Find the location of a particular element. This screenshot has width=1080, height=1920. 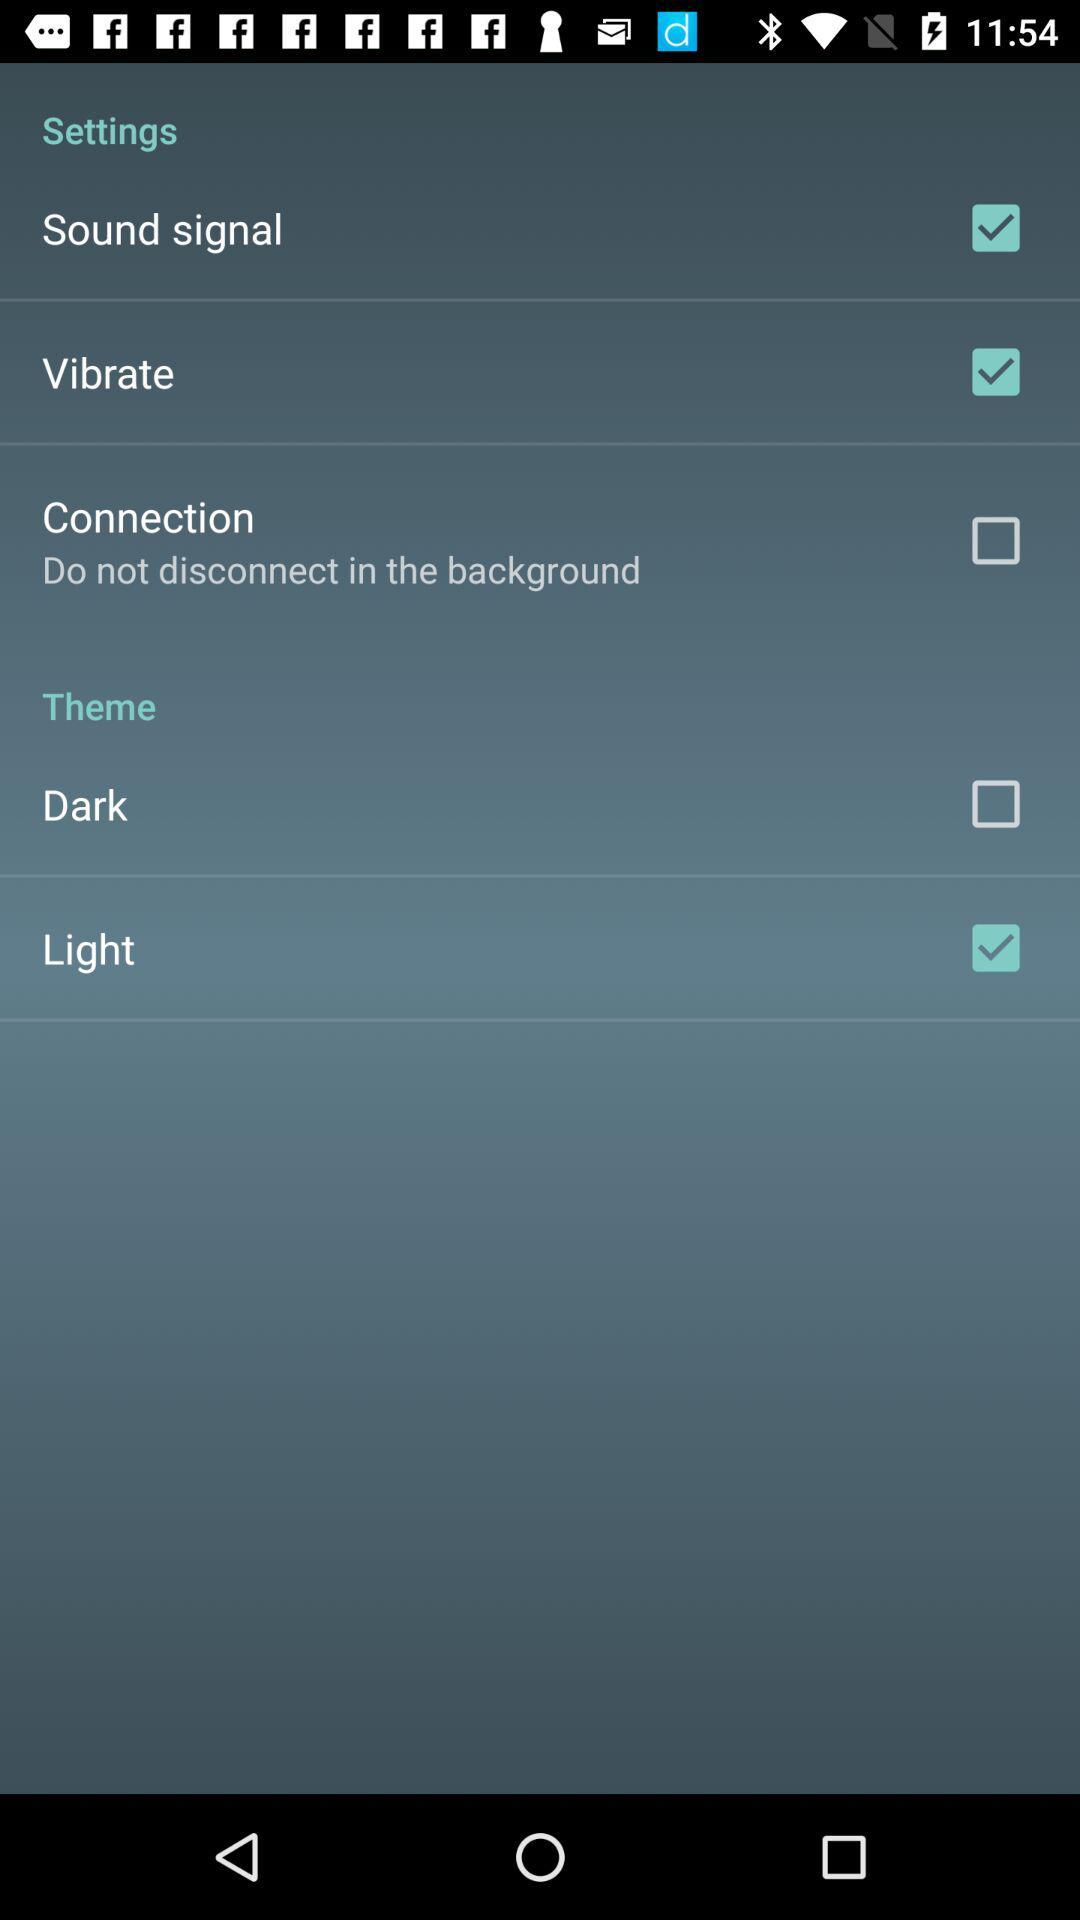

item above the light icon is located at coordinates (83, 804).